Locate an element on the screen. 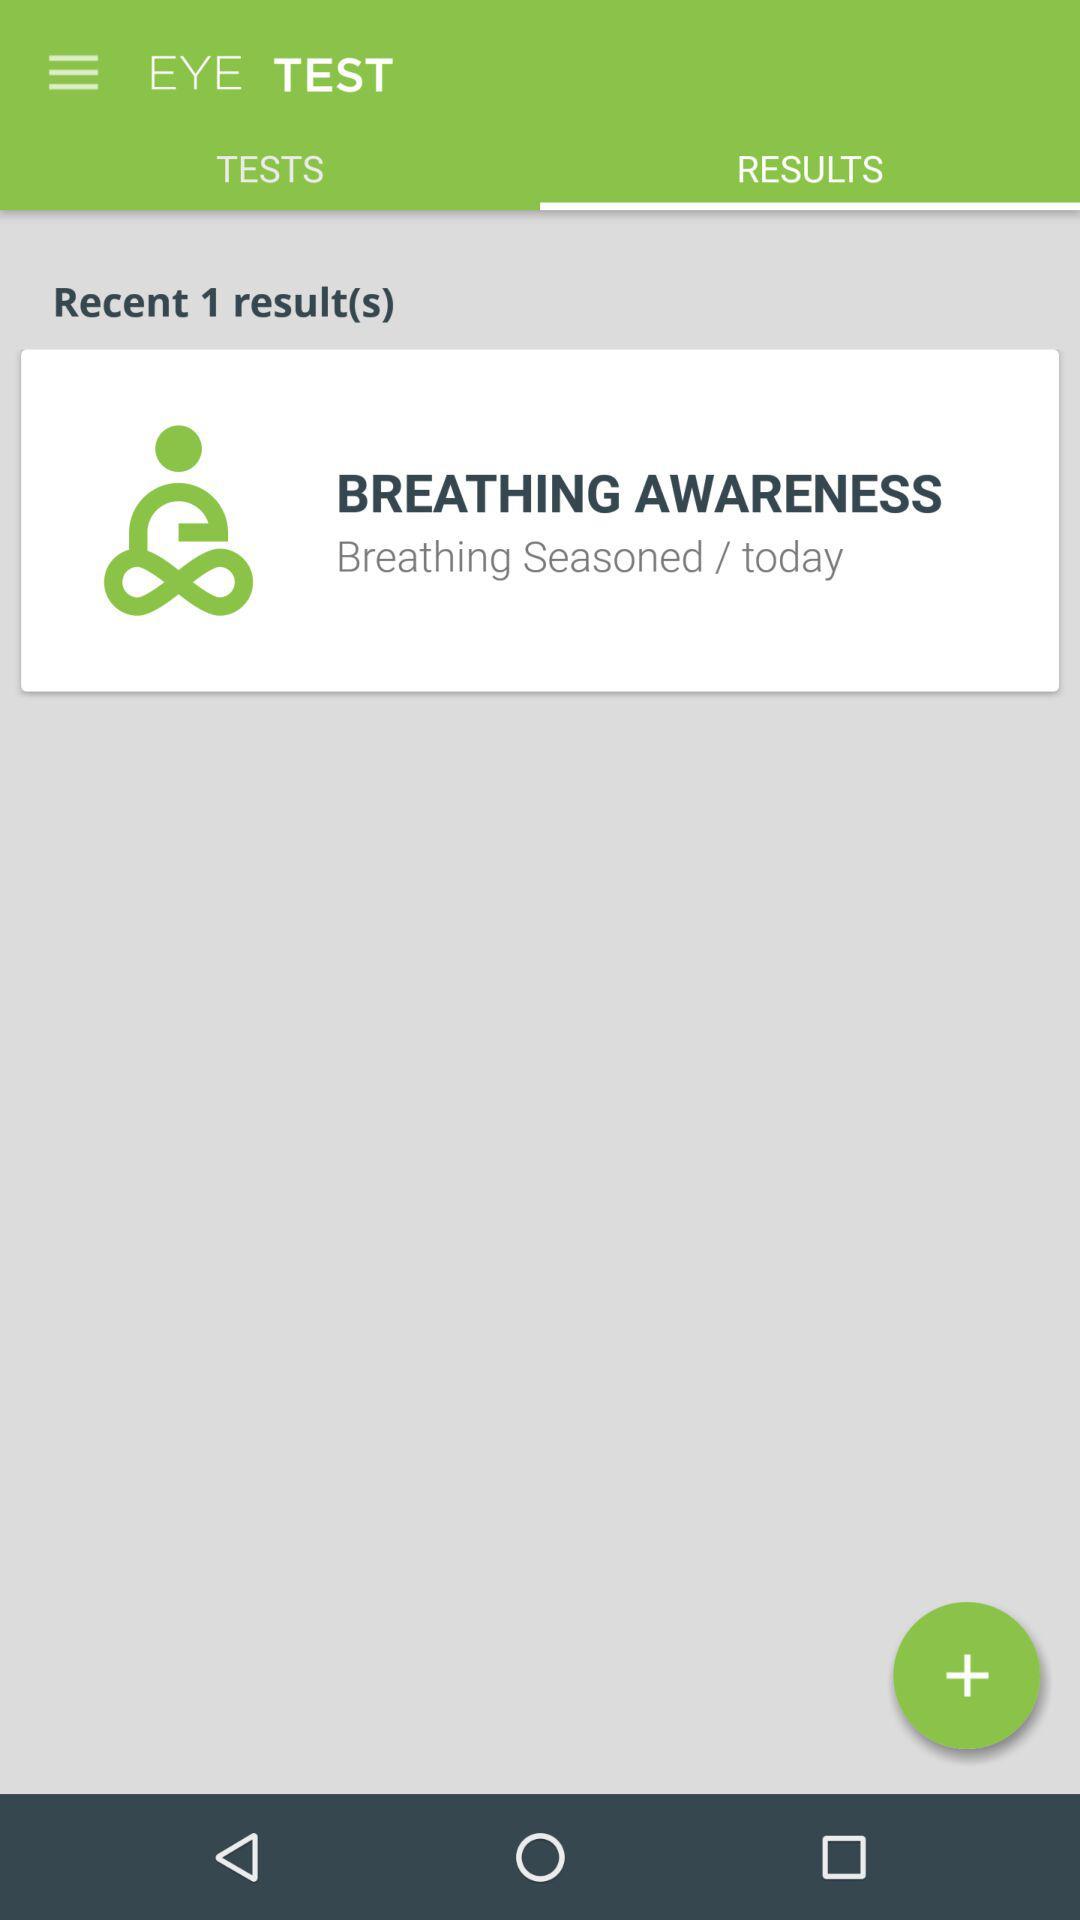 This screenshot has height=1920, width=1080. the add icon is located at coordinates (965, 1675).